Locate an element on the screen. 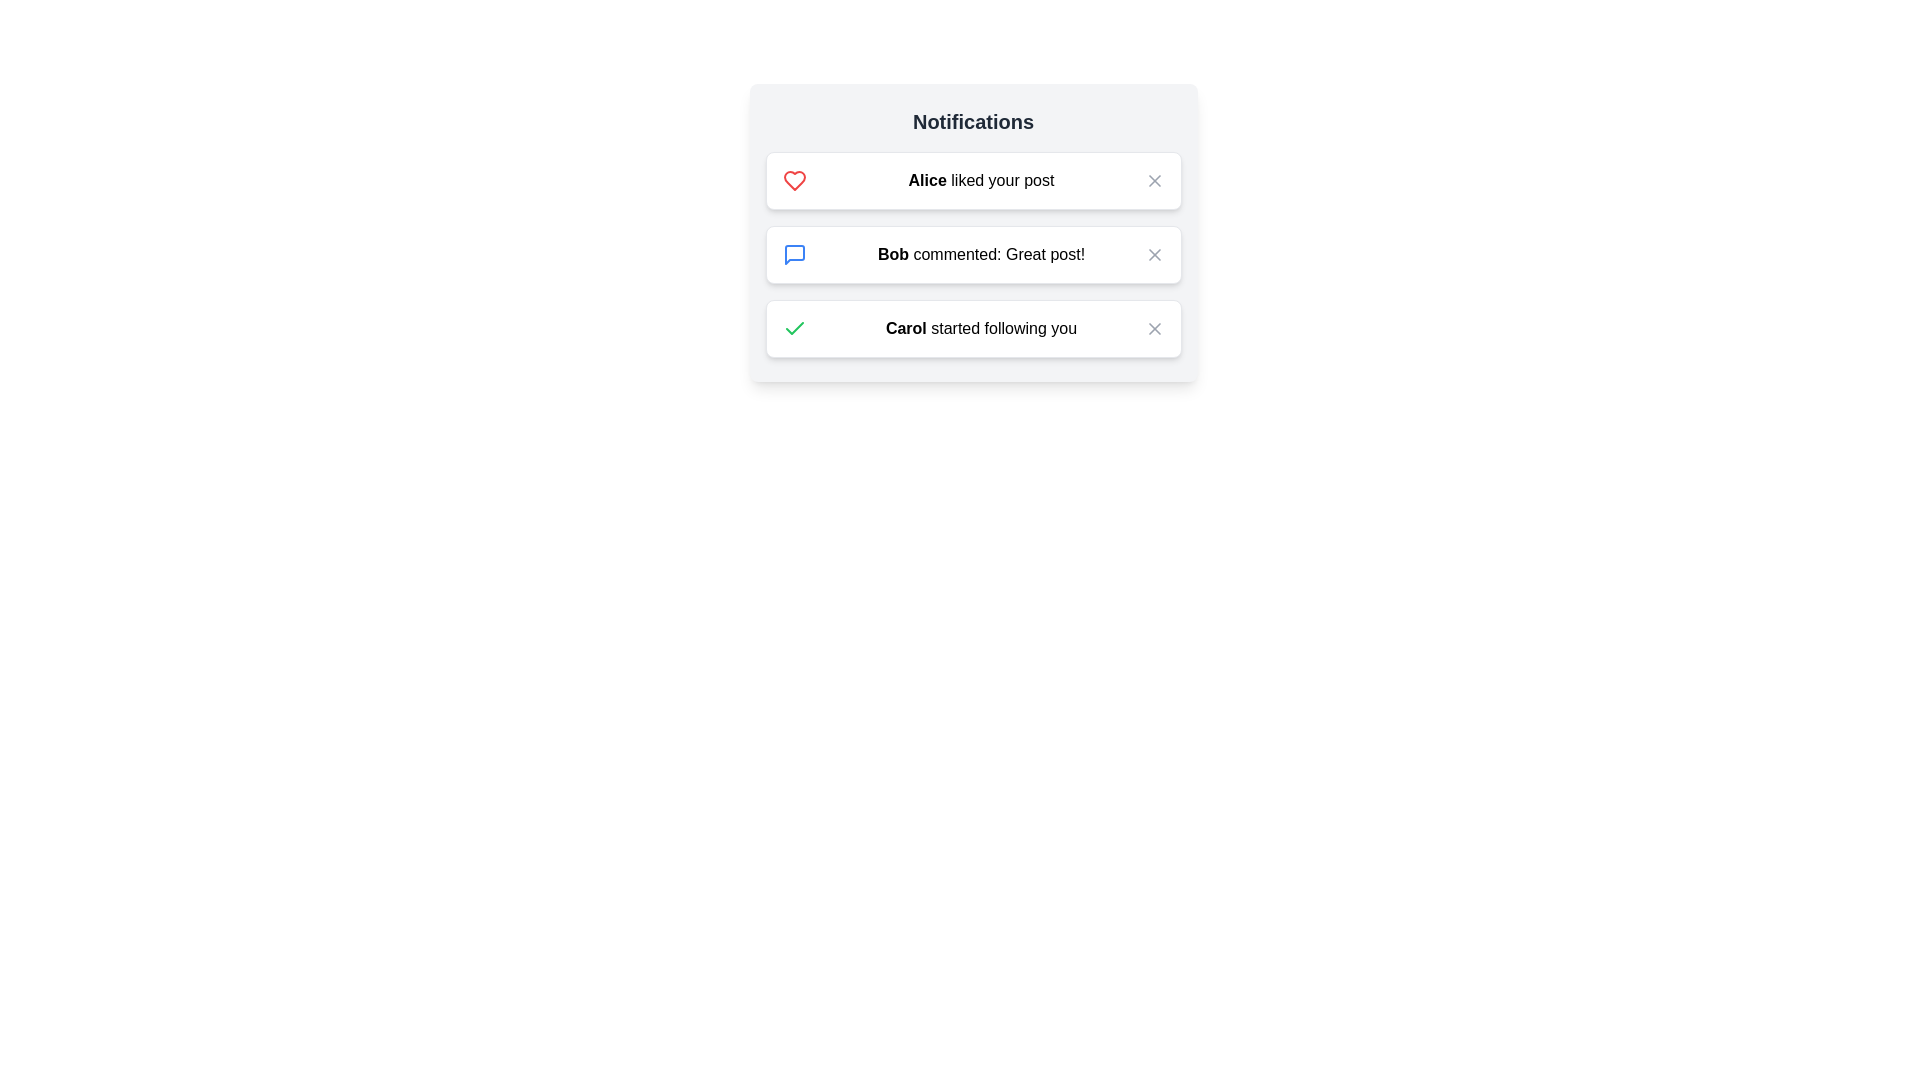 Image resolution: width=1920 pixels, height=1080 pixels. the text 'Alice' that identifies the user in the first notification entry of the notification panel is located at coordinates (926, 180).